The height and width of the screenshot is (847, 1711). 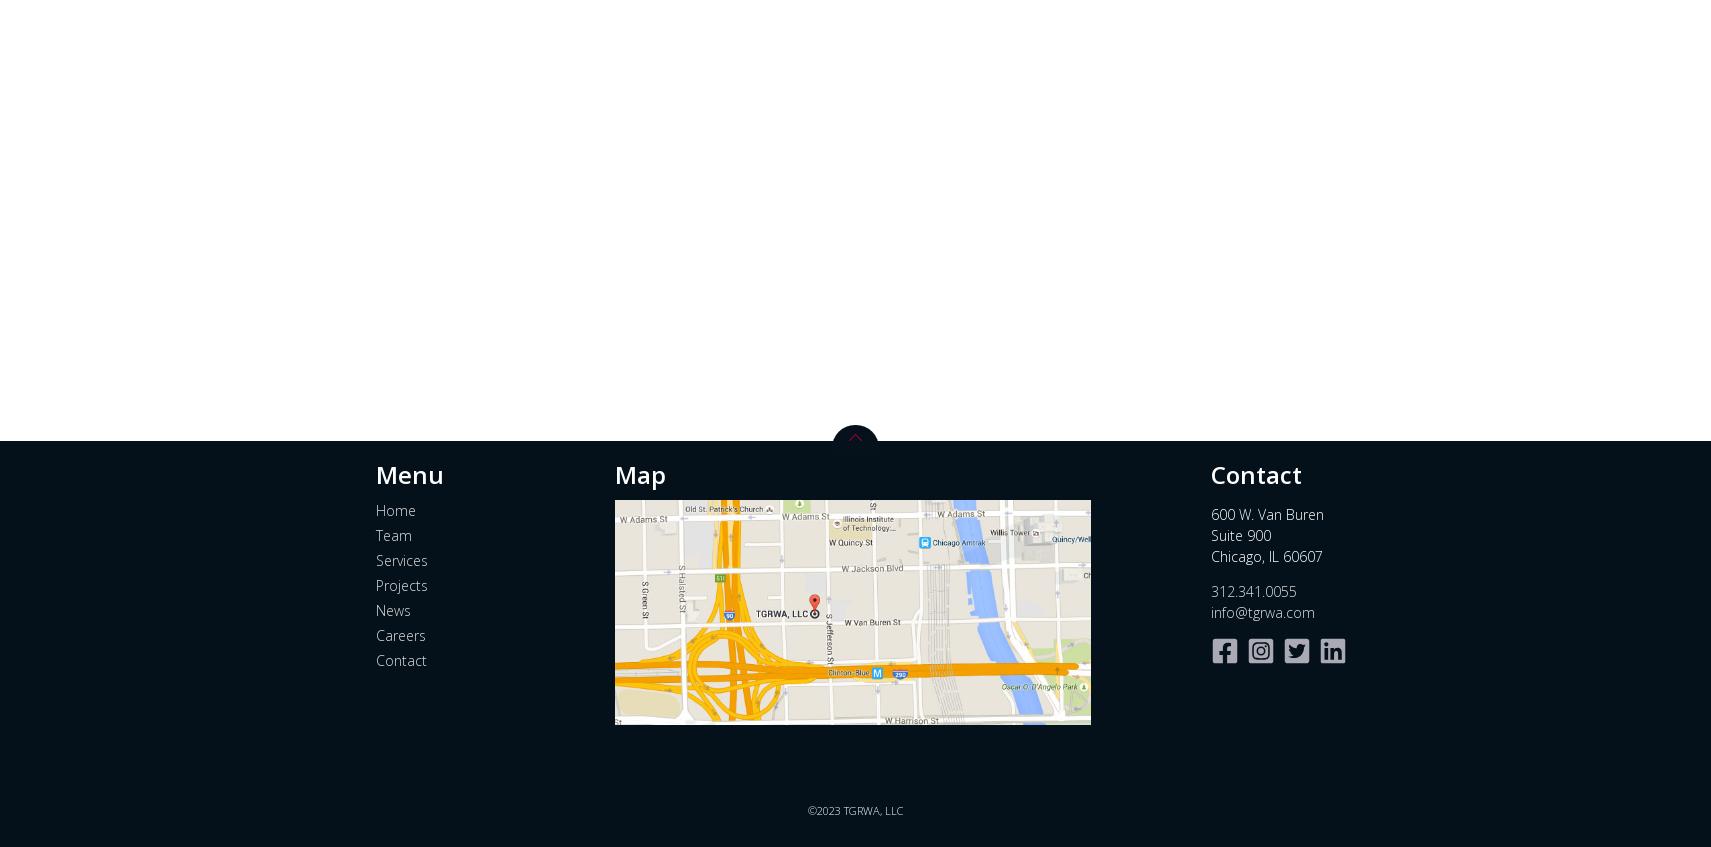 What do you see at coordinates (393, 533) in the screenshot?
I see `'Team'` at bounding box center [393, 533].